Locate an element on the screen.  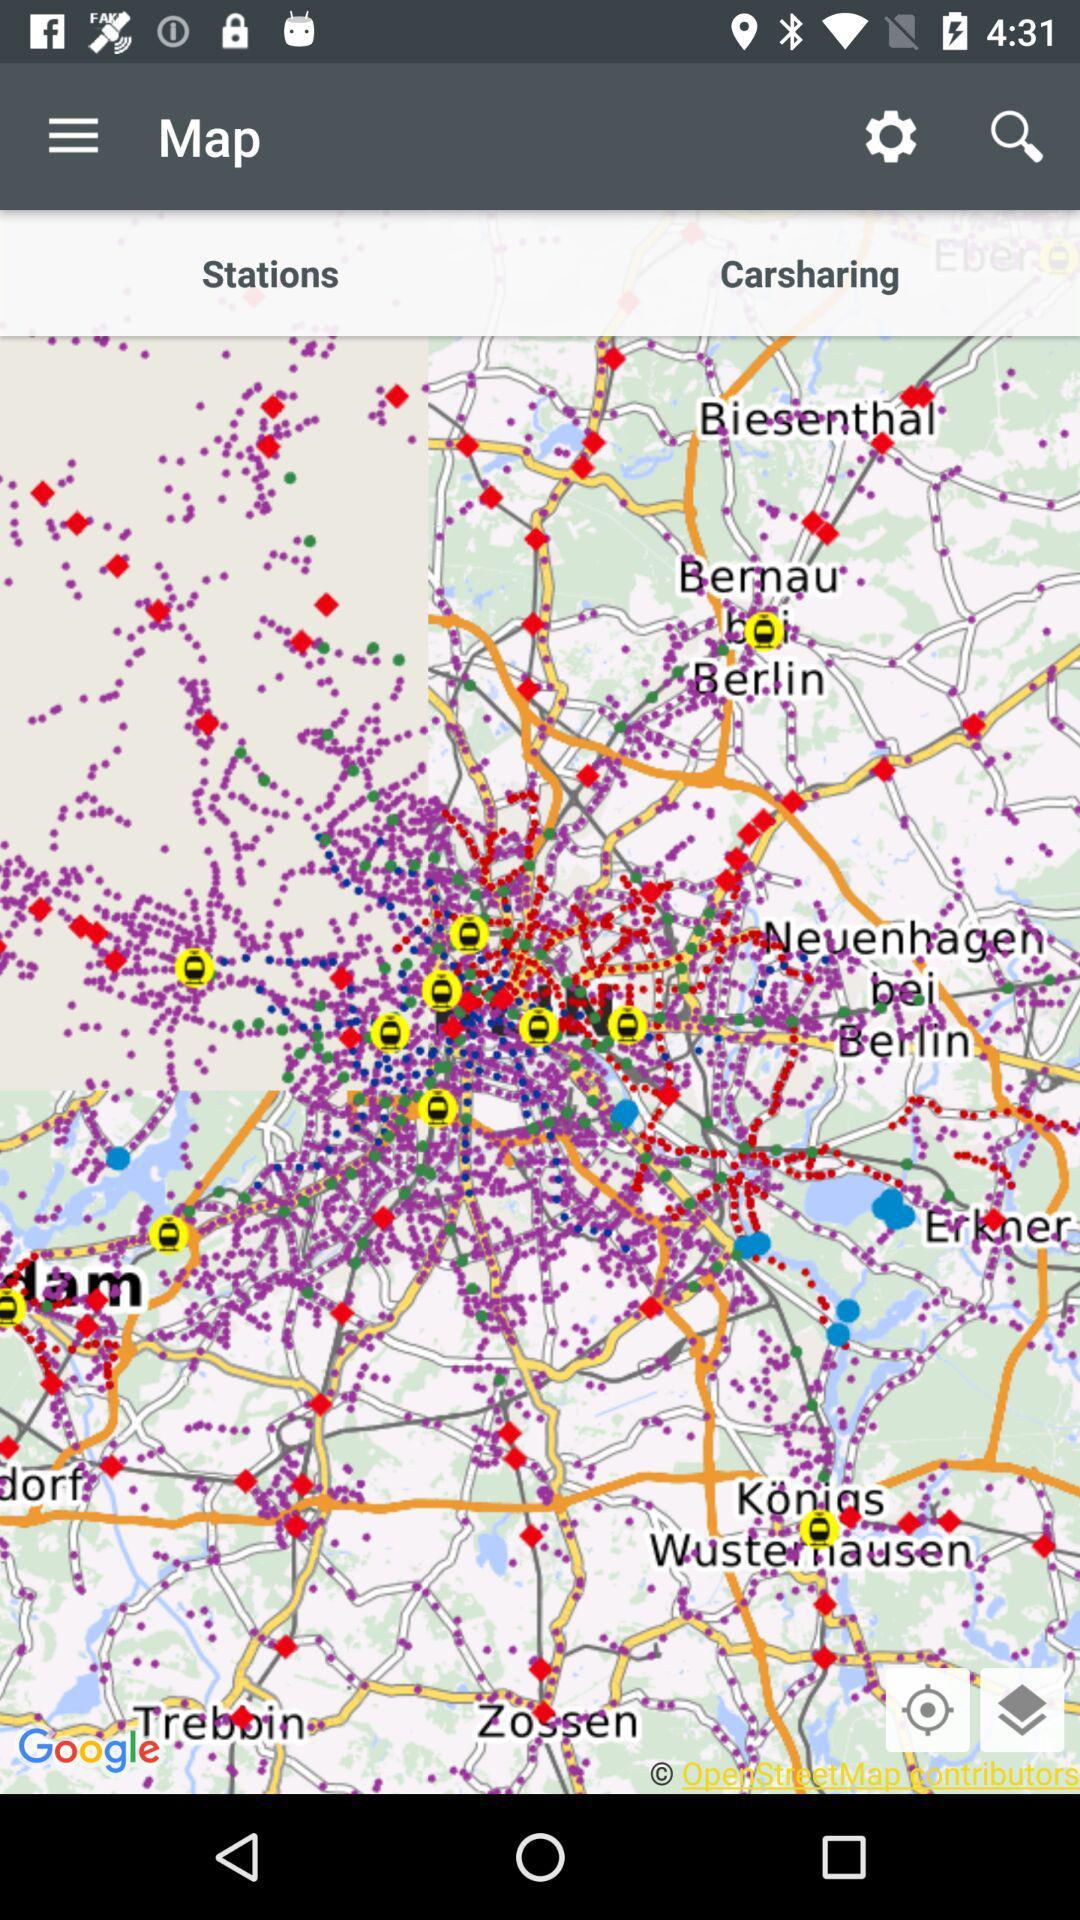
my location is located at coordinates (927, 1708).